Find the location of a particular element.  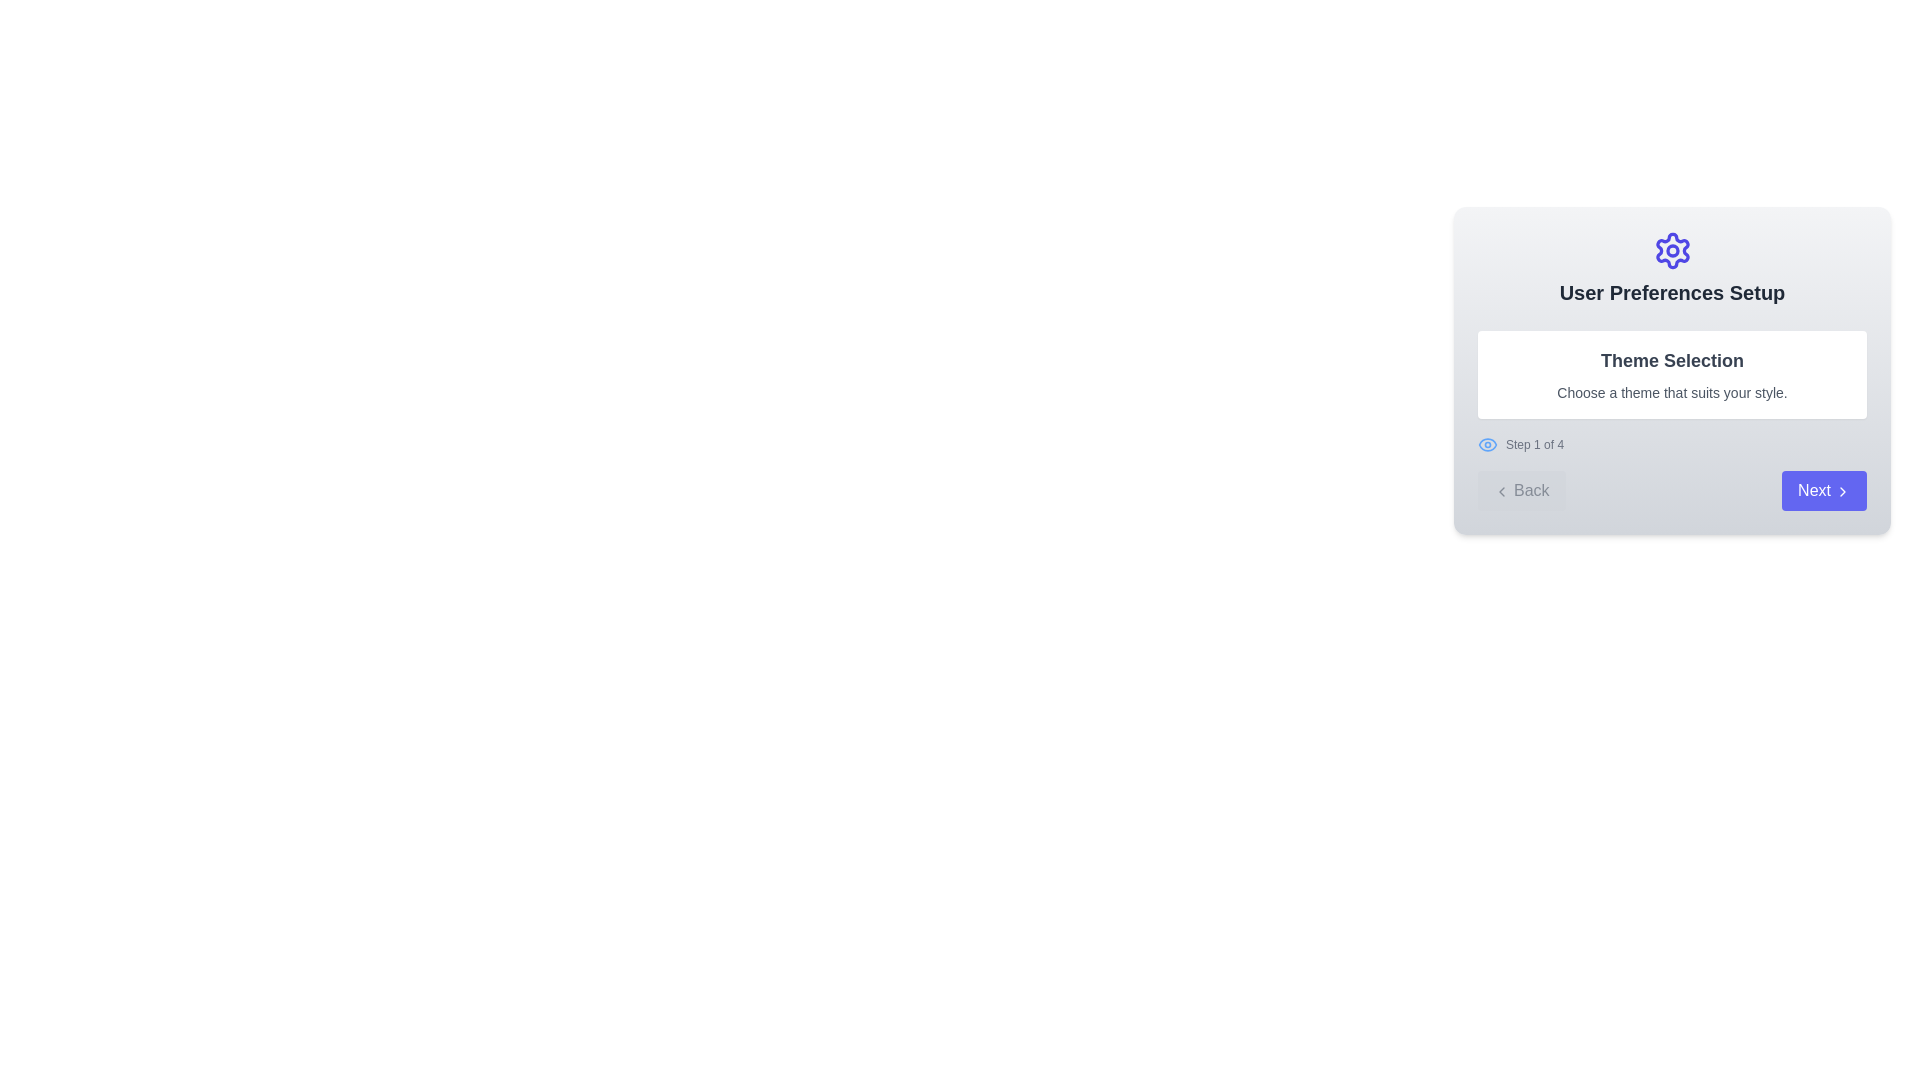

the settings icon located above the 'User Preferences Setup' text in the header section of the interface is located at coordinates (1672, 249).